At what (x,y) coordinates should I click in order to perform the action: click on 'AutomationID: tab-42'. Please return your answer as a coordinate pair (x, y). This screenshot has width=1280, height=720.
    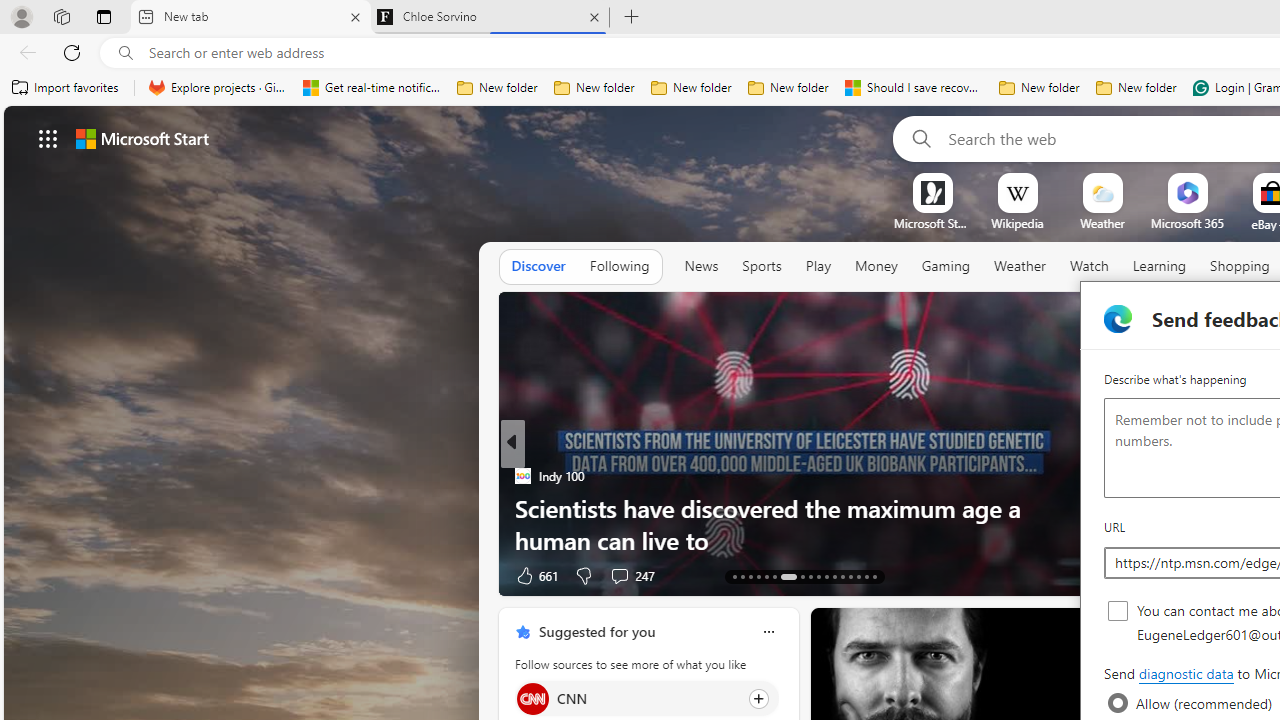
    Looking at the image, I should click on (874, 577).